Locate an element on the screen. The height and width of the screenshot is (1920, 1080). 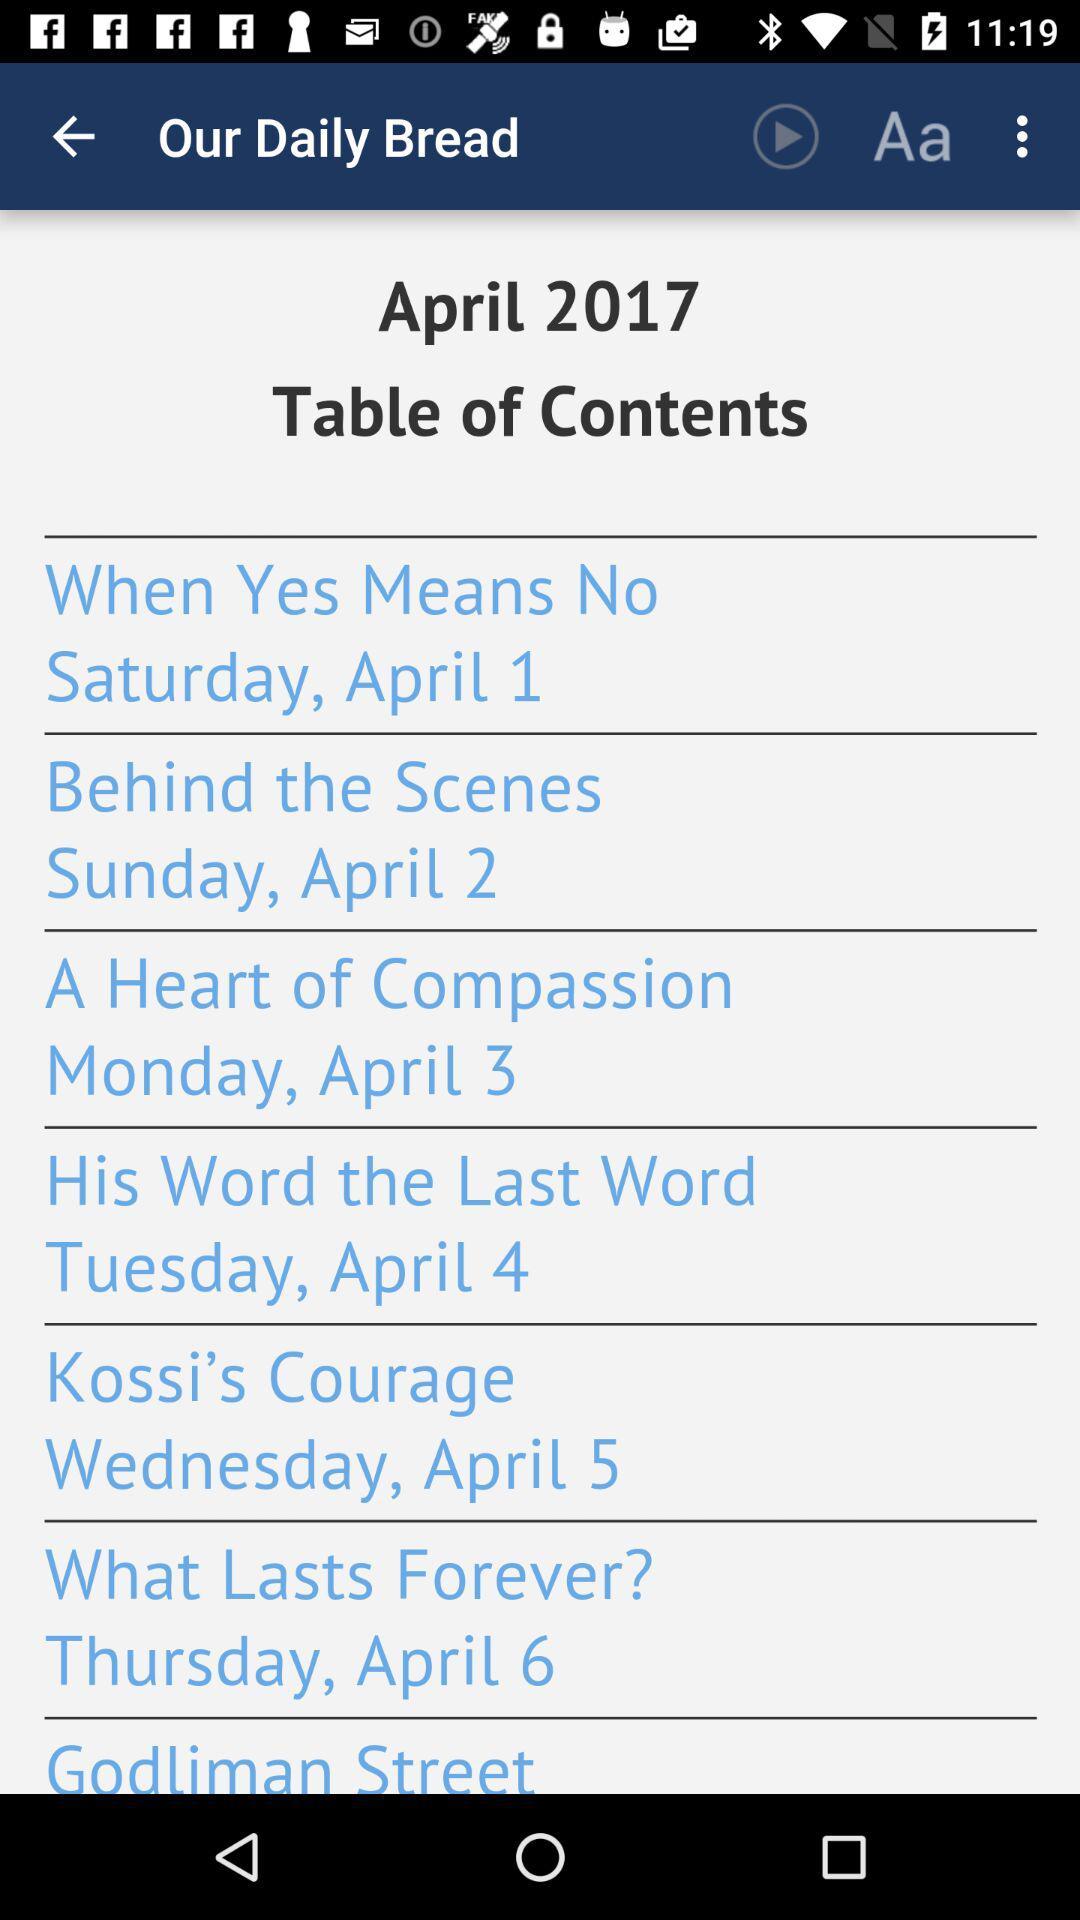
the icon next to the our daily bread item is located at coordinates (72, 135).